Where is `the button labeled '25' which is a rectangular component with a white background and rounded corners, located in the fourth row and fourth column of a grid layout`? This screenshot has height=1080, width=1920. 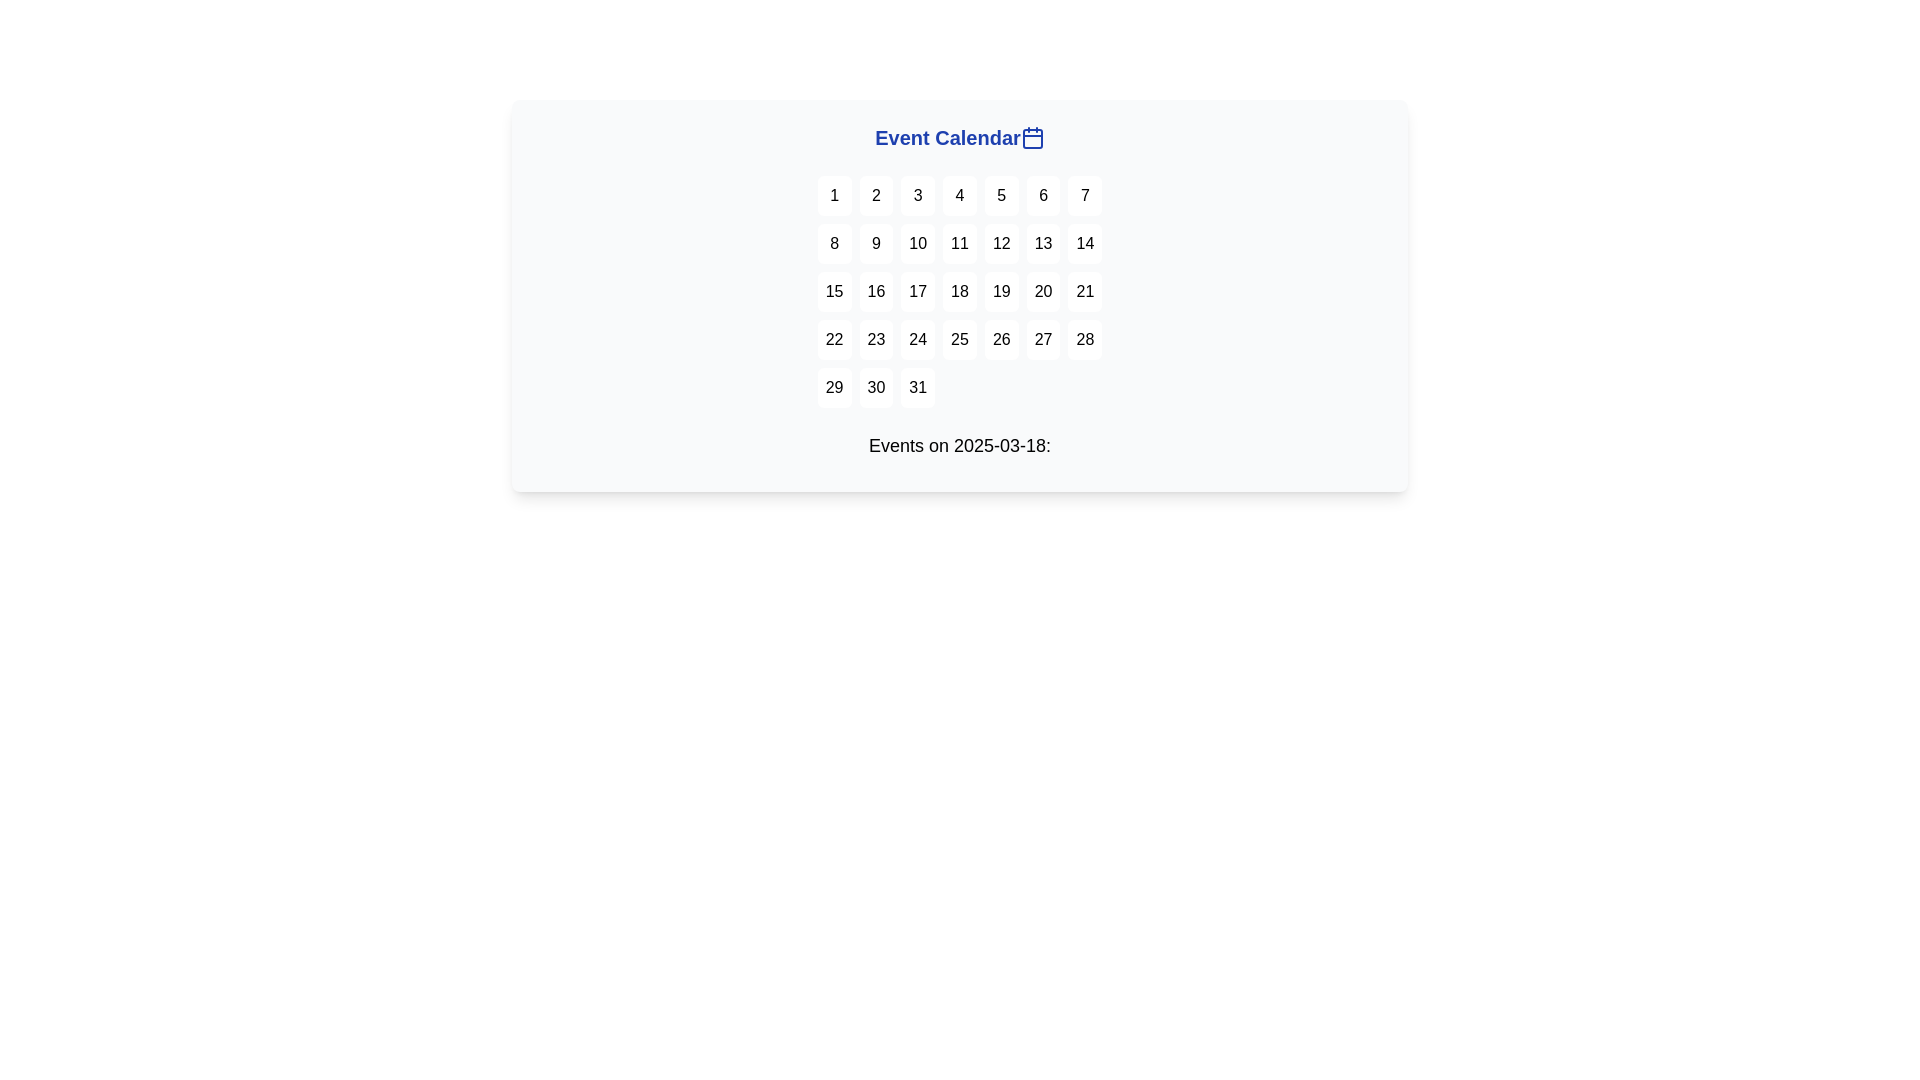
the button labeled '25' which is a rectangular component with a white background and rounded corners, located in the fourth row and fourth column of a grid layout is located at coordinates (960, 338).